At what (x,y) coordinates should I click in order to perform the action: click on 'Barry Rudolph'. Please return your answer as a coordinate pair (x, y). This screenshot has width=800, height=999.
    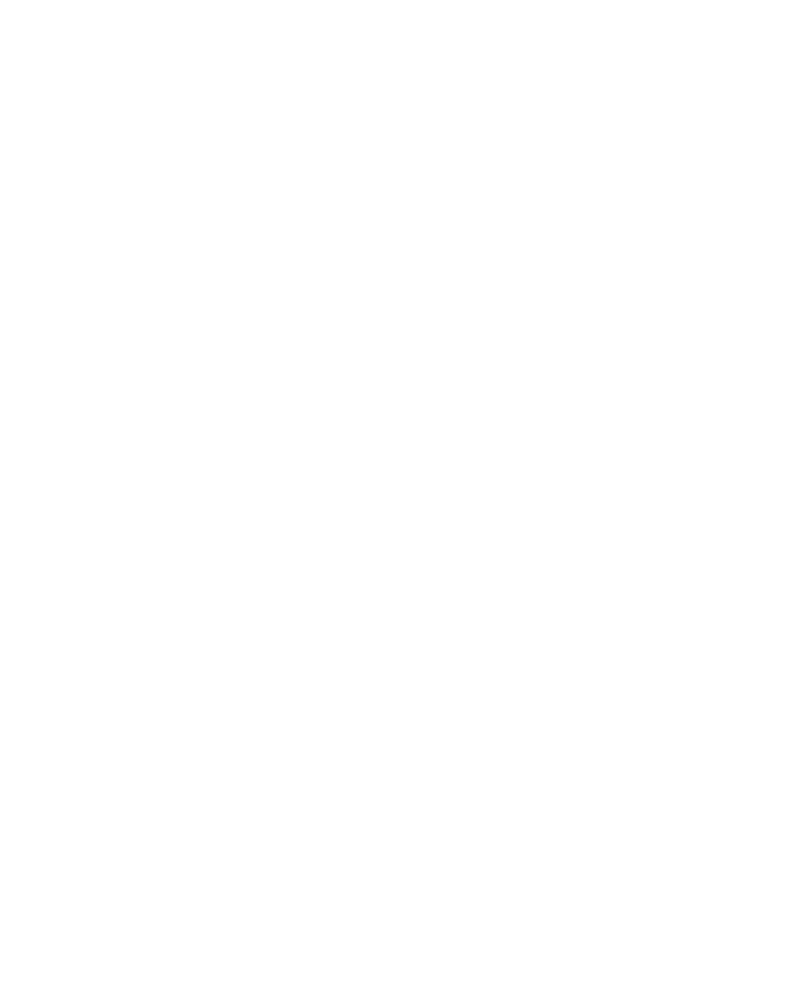
    Looking at the image, I should click on (218, 400).